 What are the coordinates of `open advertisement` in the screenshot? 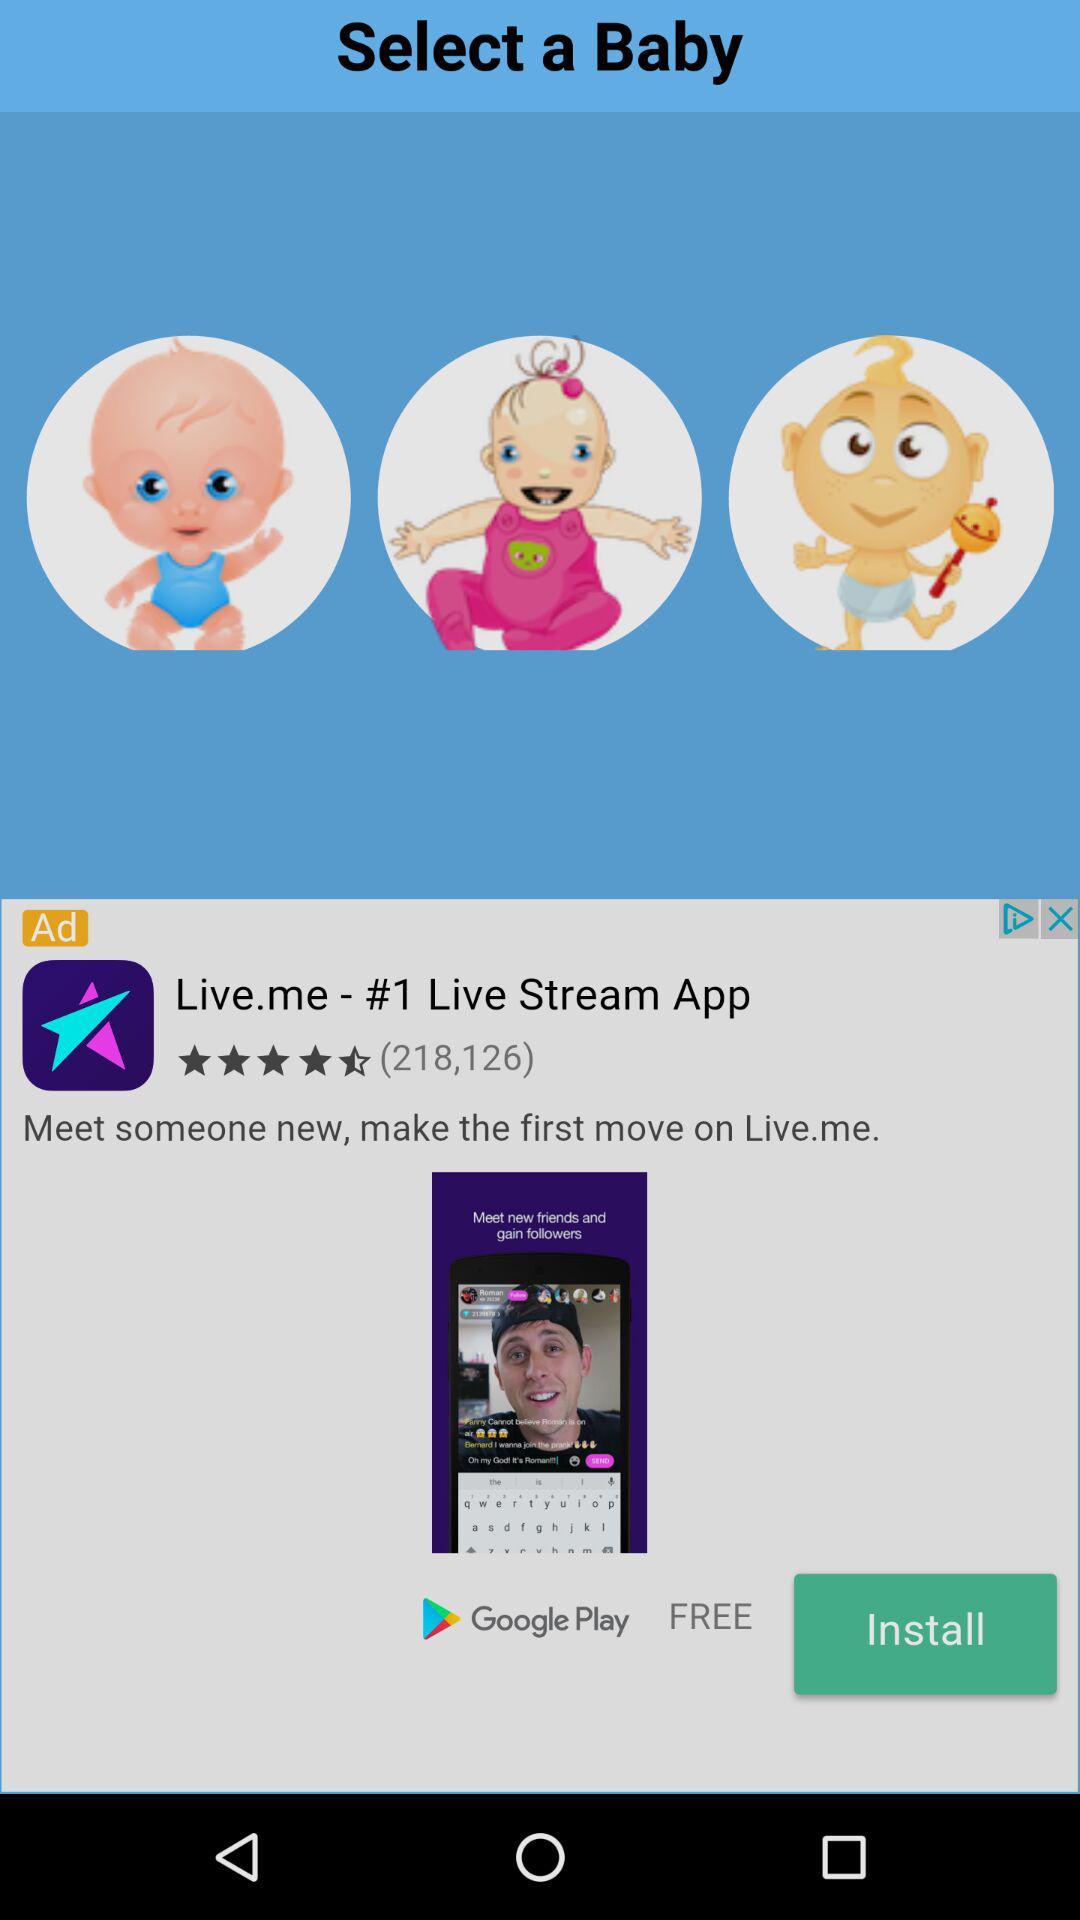 It's located at (538, 1345).